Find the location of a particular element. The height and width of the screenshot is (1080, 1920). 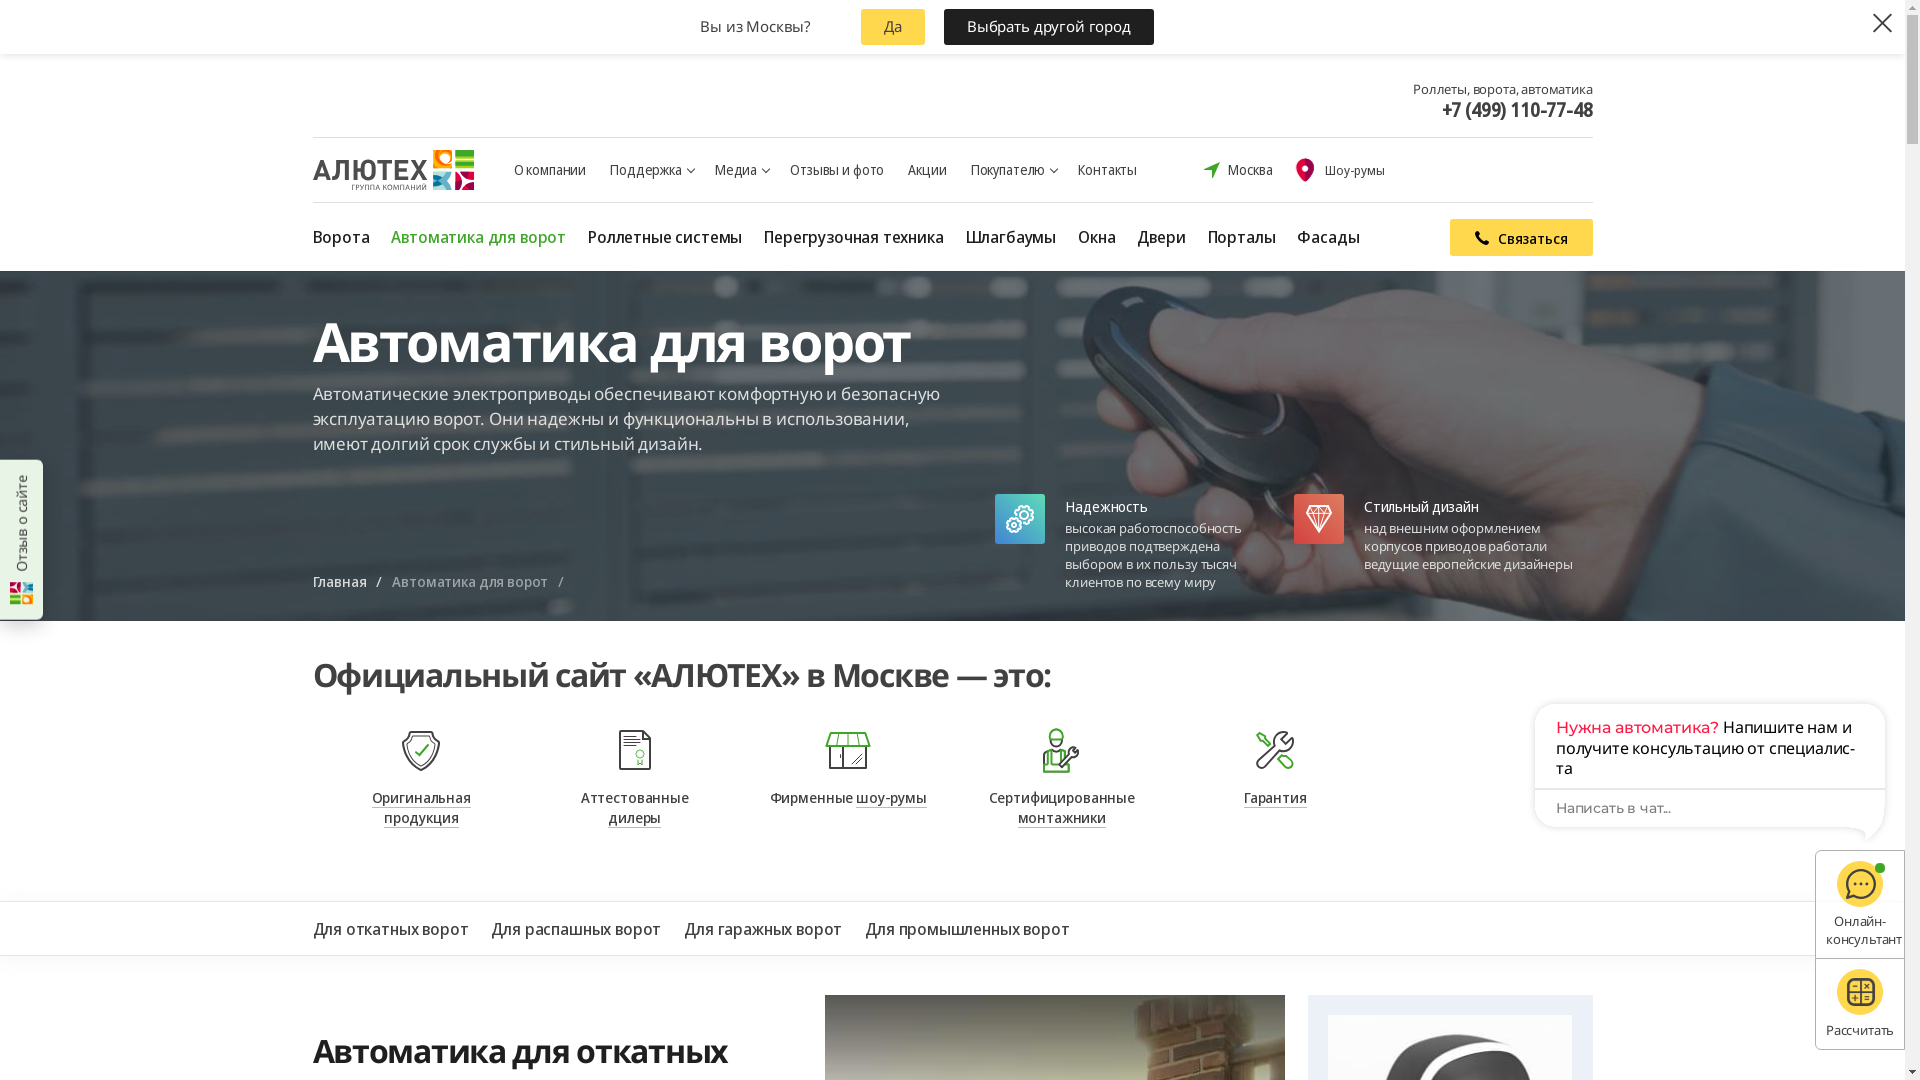

'+7 (499) 110-77-48' is located at coordinates (1517, 110).